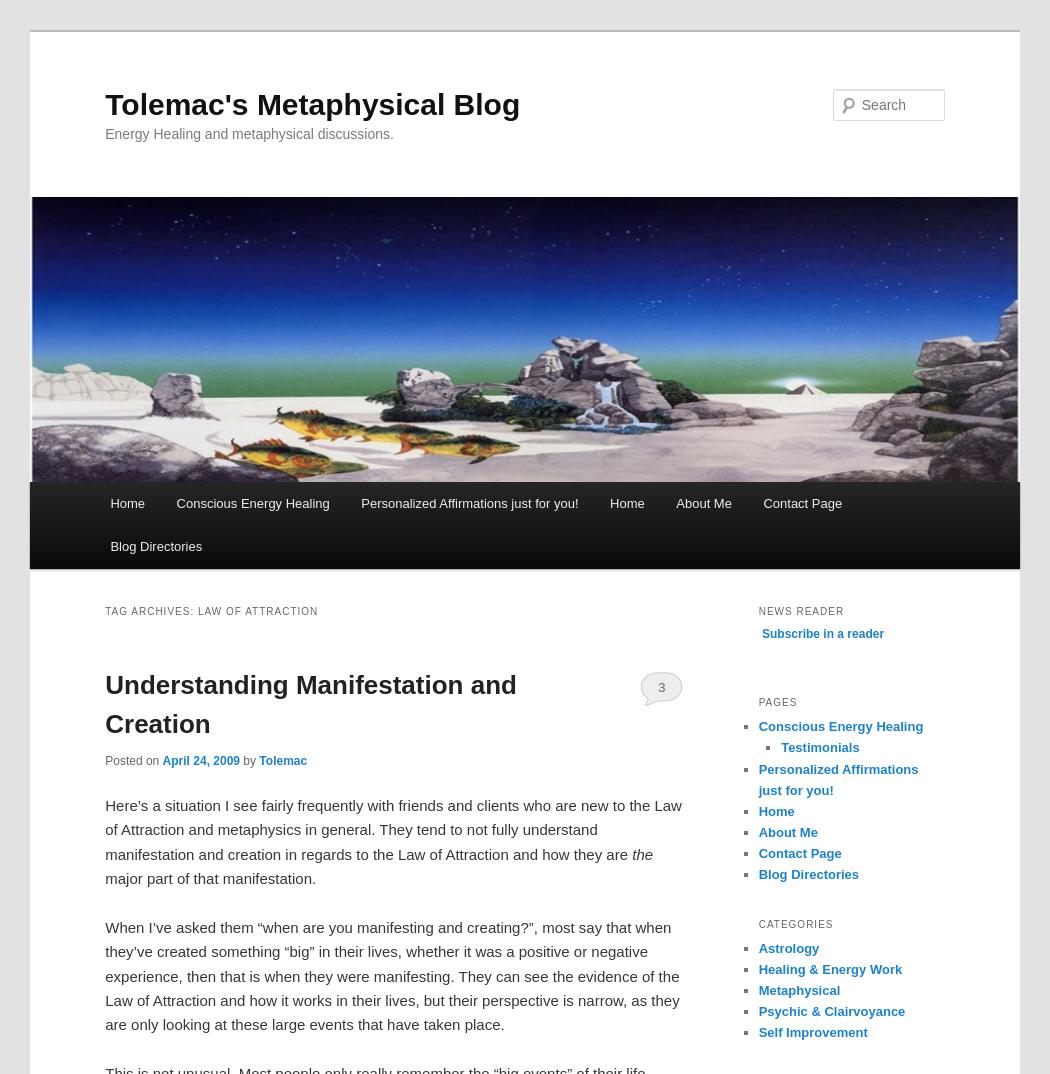 The height and width of the screenshot is (1074, 1050). What do you see at coordinates (162, 758) in the screenshot?
I see `'April 24, 2009'` at bounding box center [162, 758].